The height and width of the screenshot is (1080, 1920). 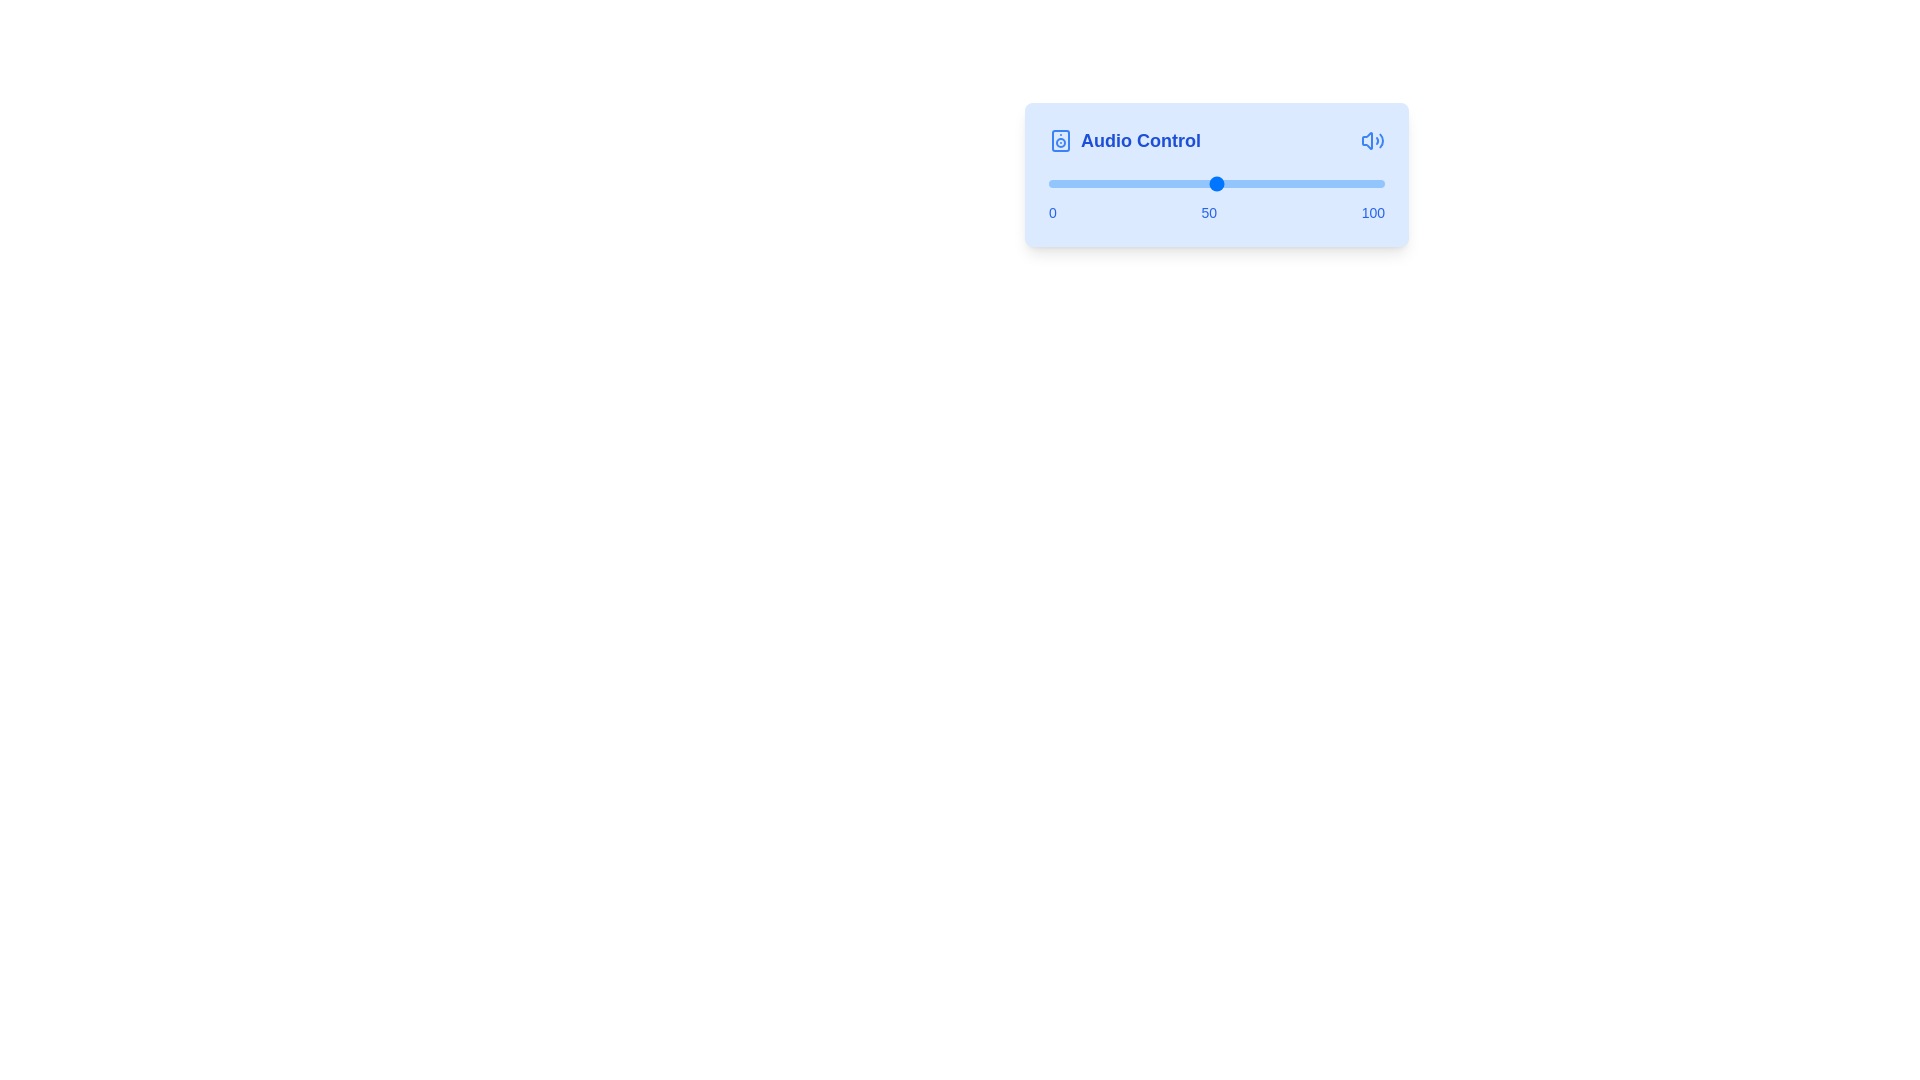 I want to click on the audio level, so click(x=1252, y=184).